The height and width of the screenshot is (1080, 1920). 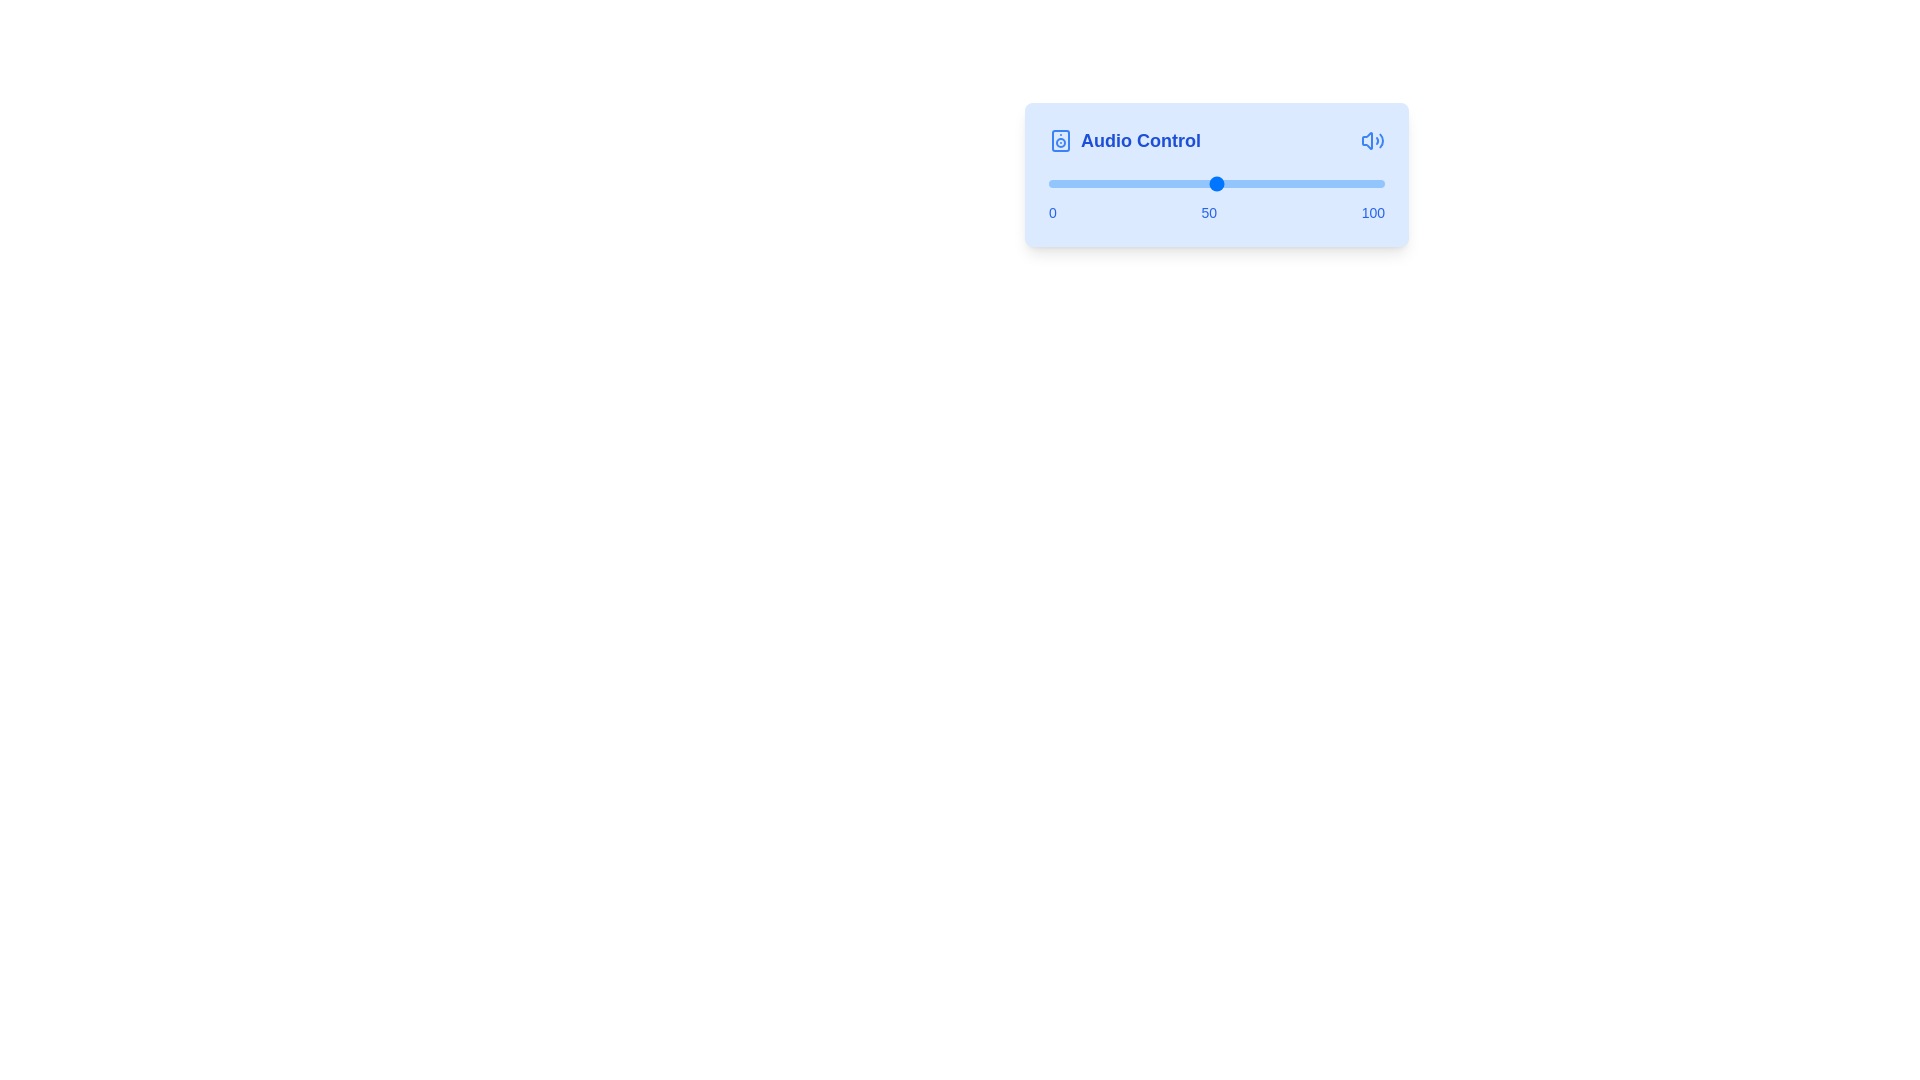 I want to click on the audio level, so click(x=1252, y=184).